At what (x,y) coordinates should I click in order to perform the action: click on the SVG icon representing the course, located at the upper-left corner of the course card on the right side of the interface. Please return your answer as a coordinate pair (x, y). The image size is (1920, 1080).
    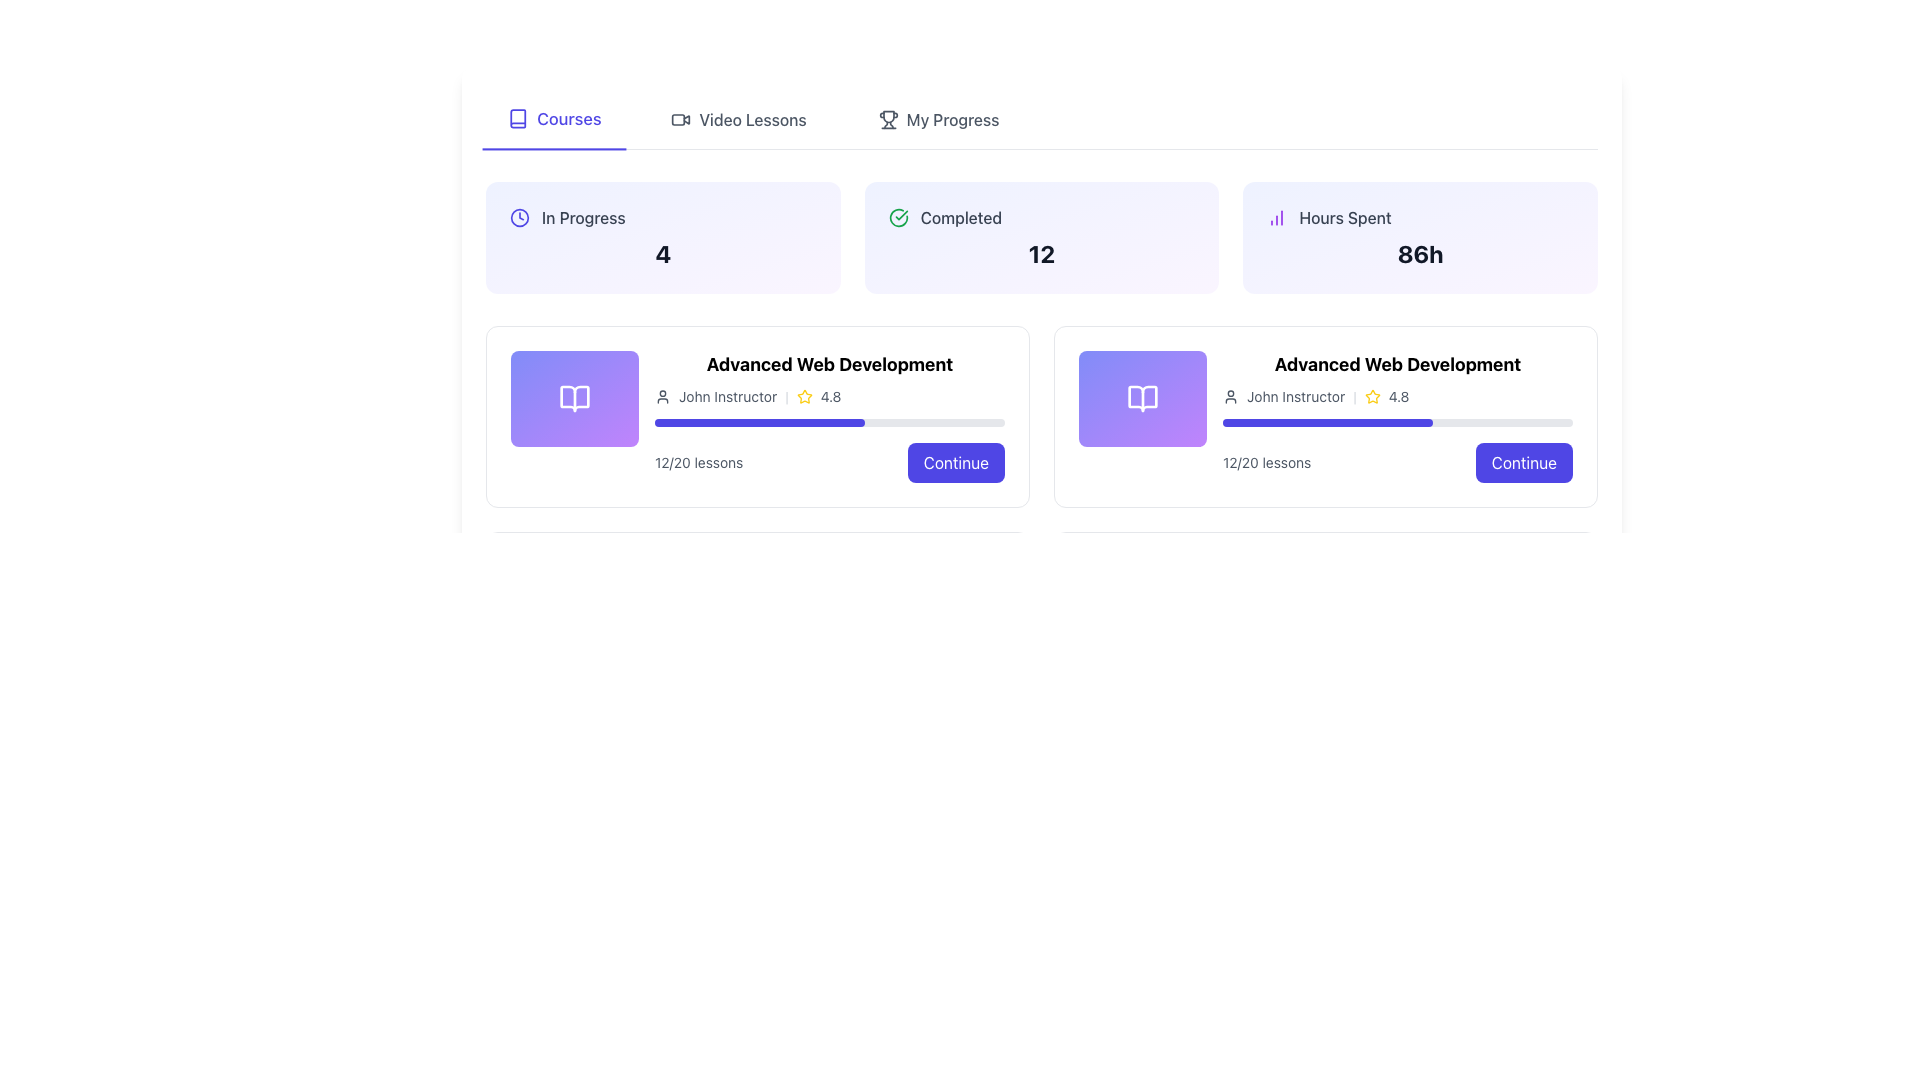
    Looking at the image, I should click on (1142, 398).